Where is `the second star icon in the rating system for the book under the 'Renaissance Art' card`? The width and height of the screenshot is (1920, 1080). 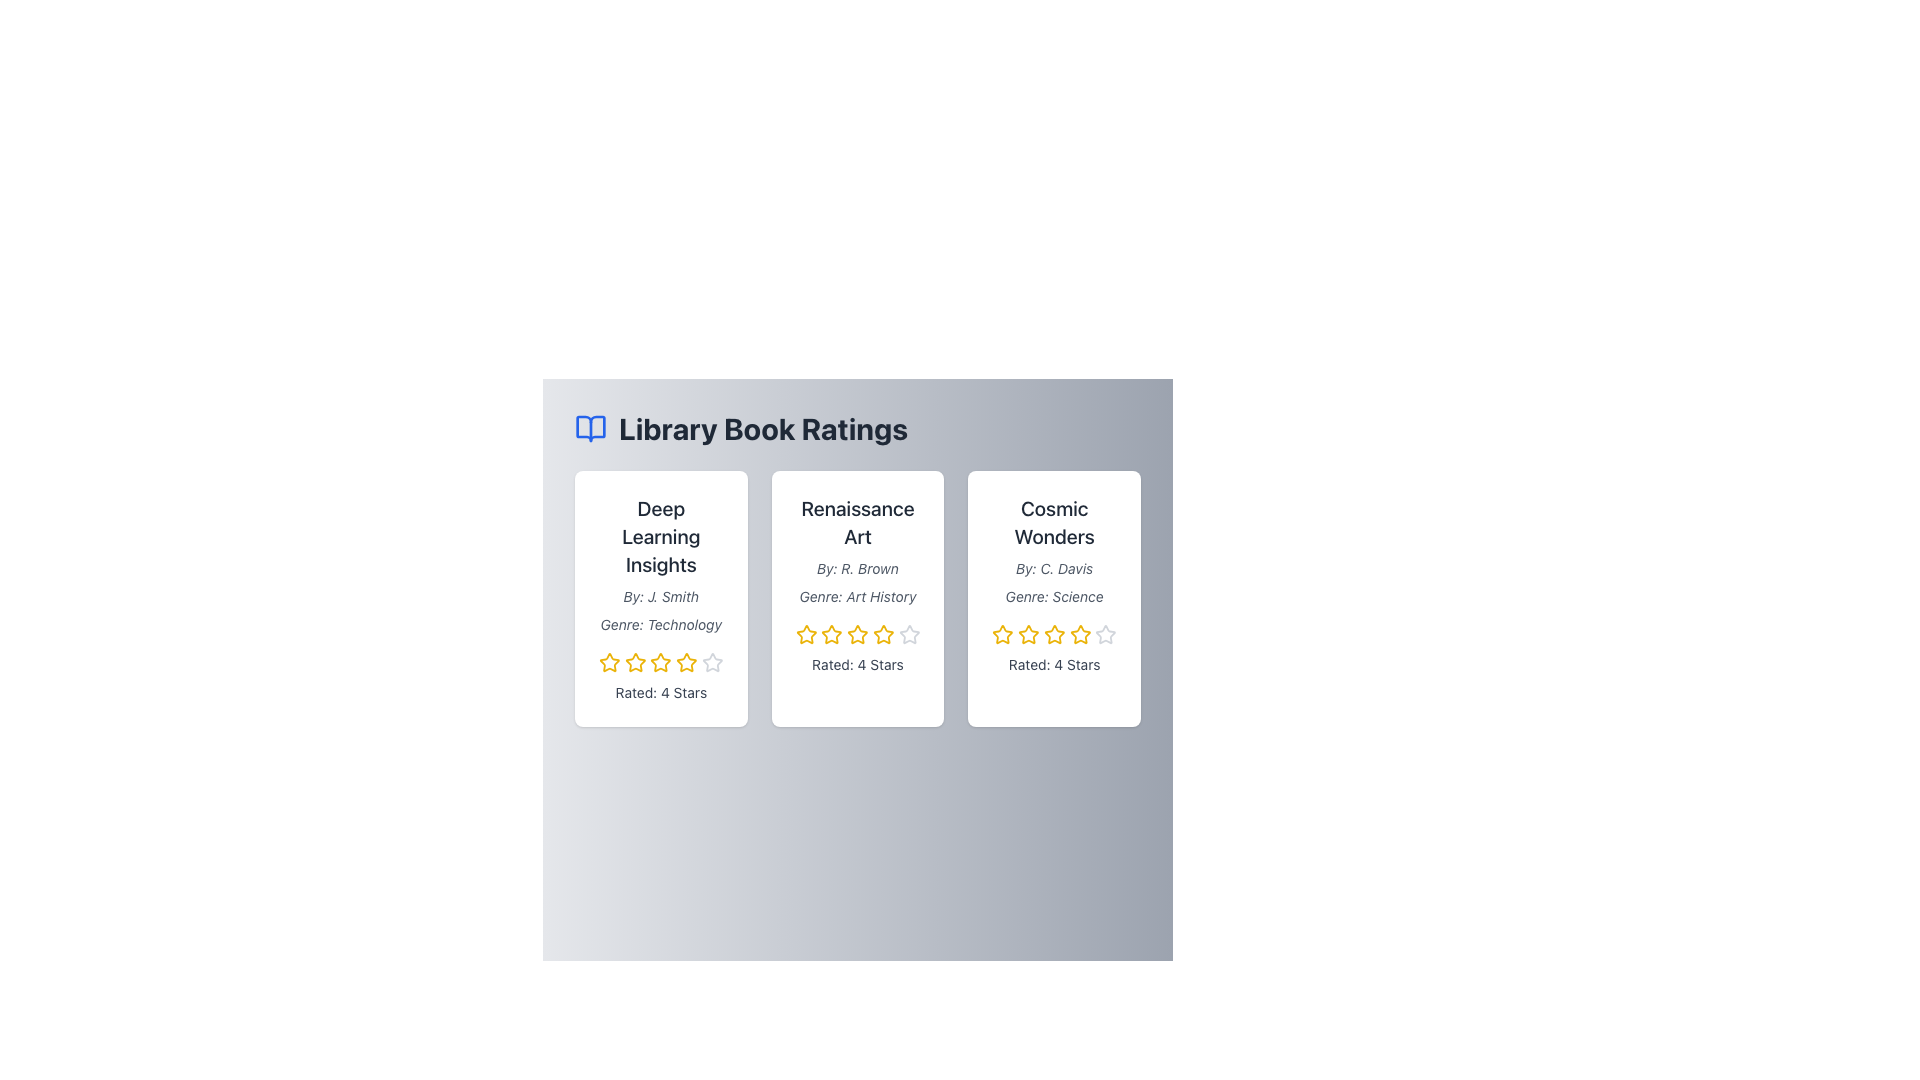 the second star icon in the rating system for the book under the 'Renaissance Art' card is located at coordinates (806, 634).